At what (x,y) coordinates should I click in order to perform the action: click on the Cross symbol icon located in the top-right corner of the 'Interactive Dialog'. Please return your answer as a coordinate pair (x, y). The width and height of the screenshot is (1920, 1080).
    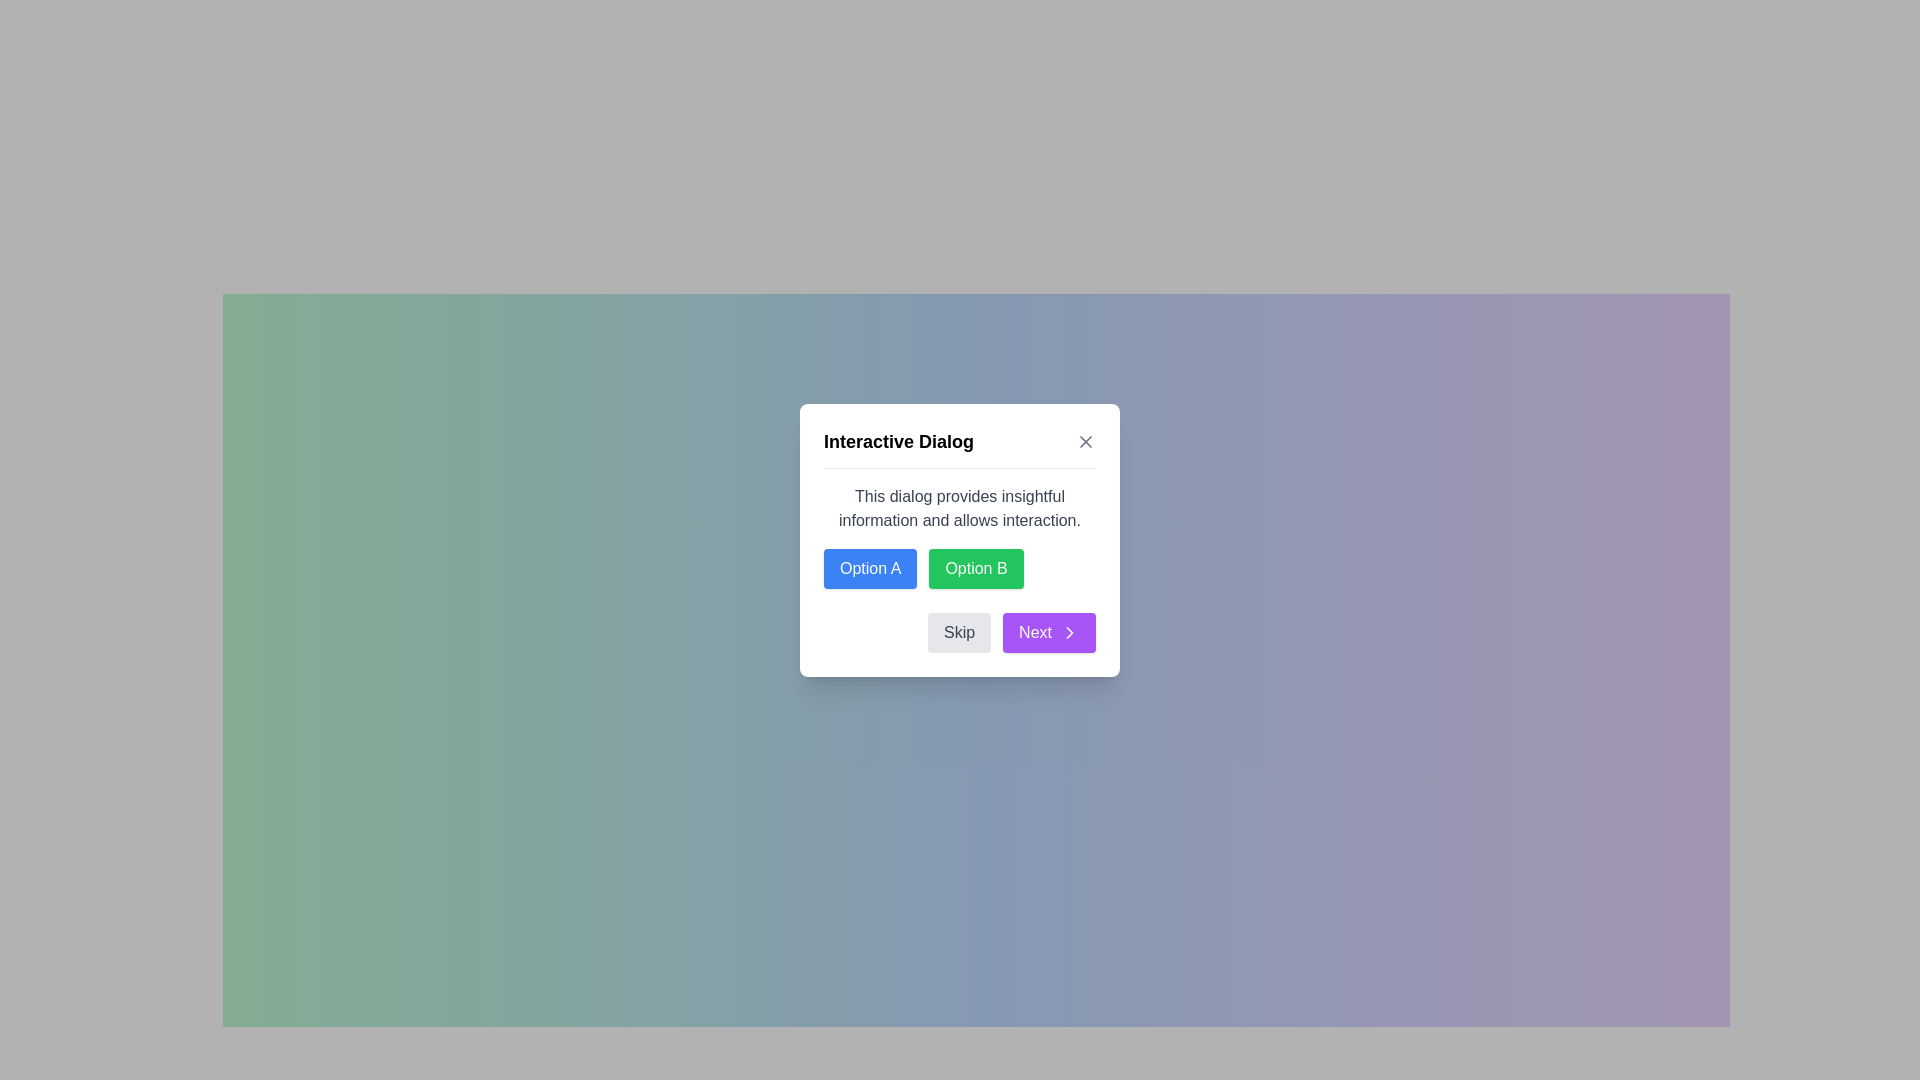
    Looking at the image, I should click on (1084, 440).